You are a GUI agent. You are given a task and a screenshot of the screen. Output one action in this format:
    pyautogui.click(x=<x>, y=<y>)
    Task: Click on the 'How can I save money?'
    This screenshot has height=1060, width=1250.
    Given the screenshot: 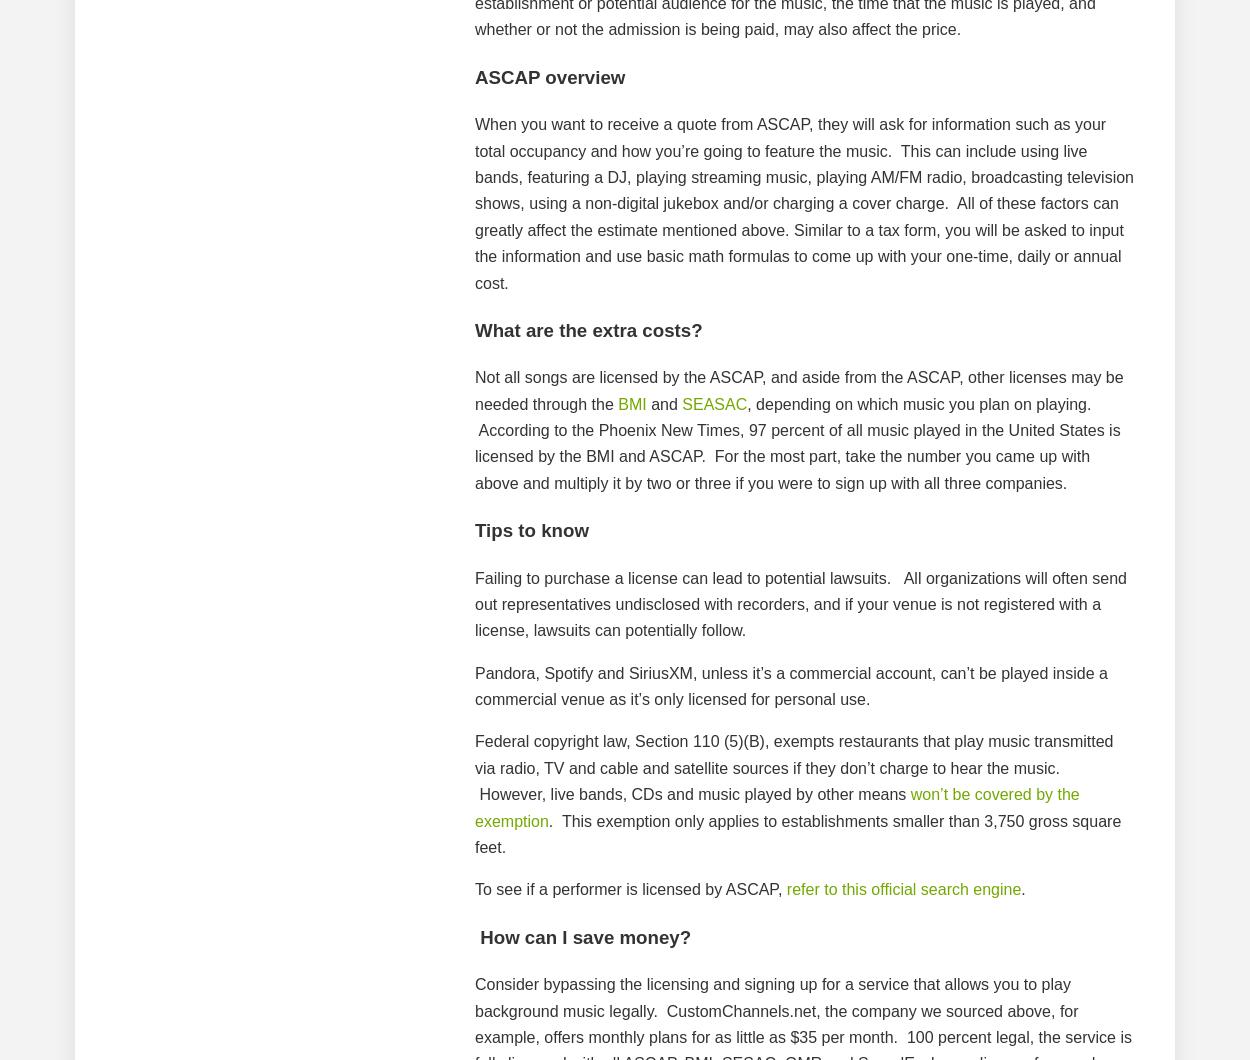 What is the action you would take?
    pyautogui.click(x=582, y=935)
    